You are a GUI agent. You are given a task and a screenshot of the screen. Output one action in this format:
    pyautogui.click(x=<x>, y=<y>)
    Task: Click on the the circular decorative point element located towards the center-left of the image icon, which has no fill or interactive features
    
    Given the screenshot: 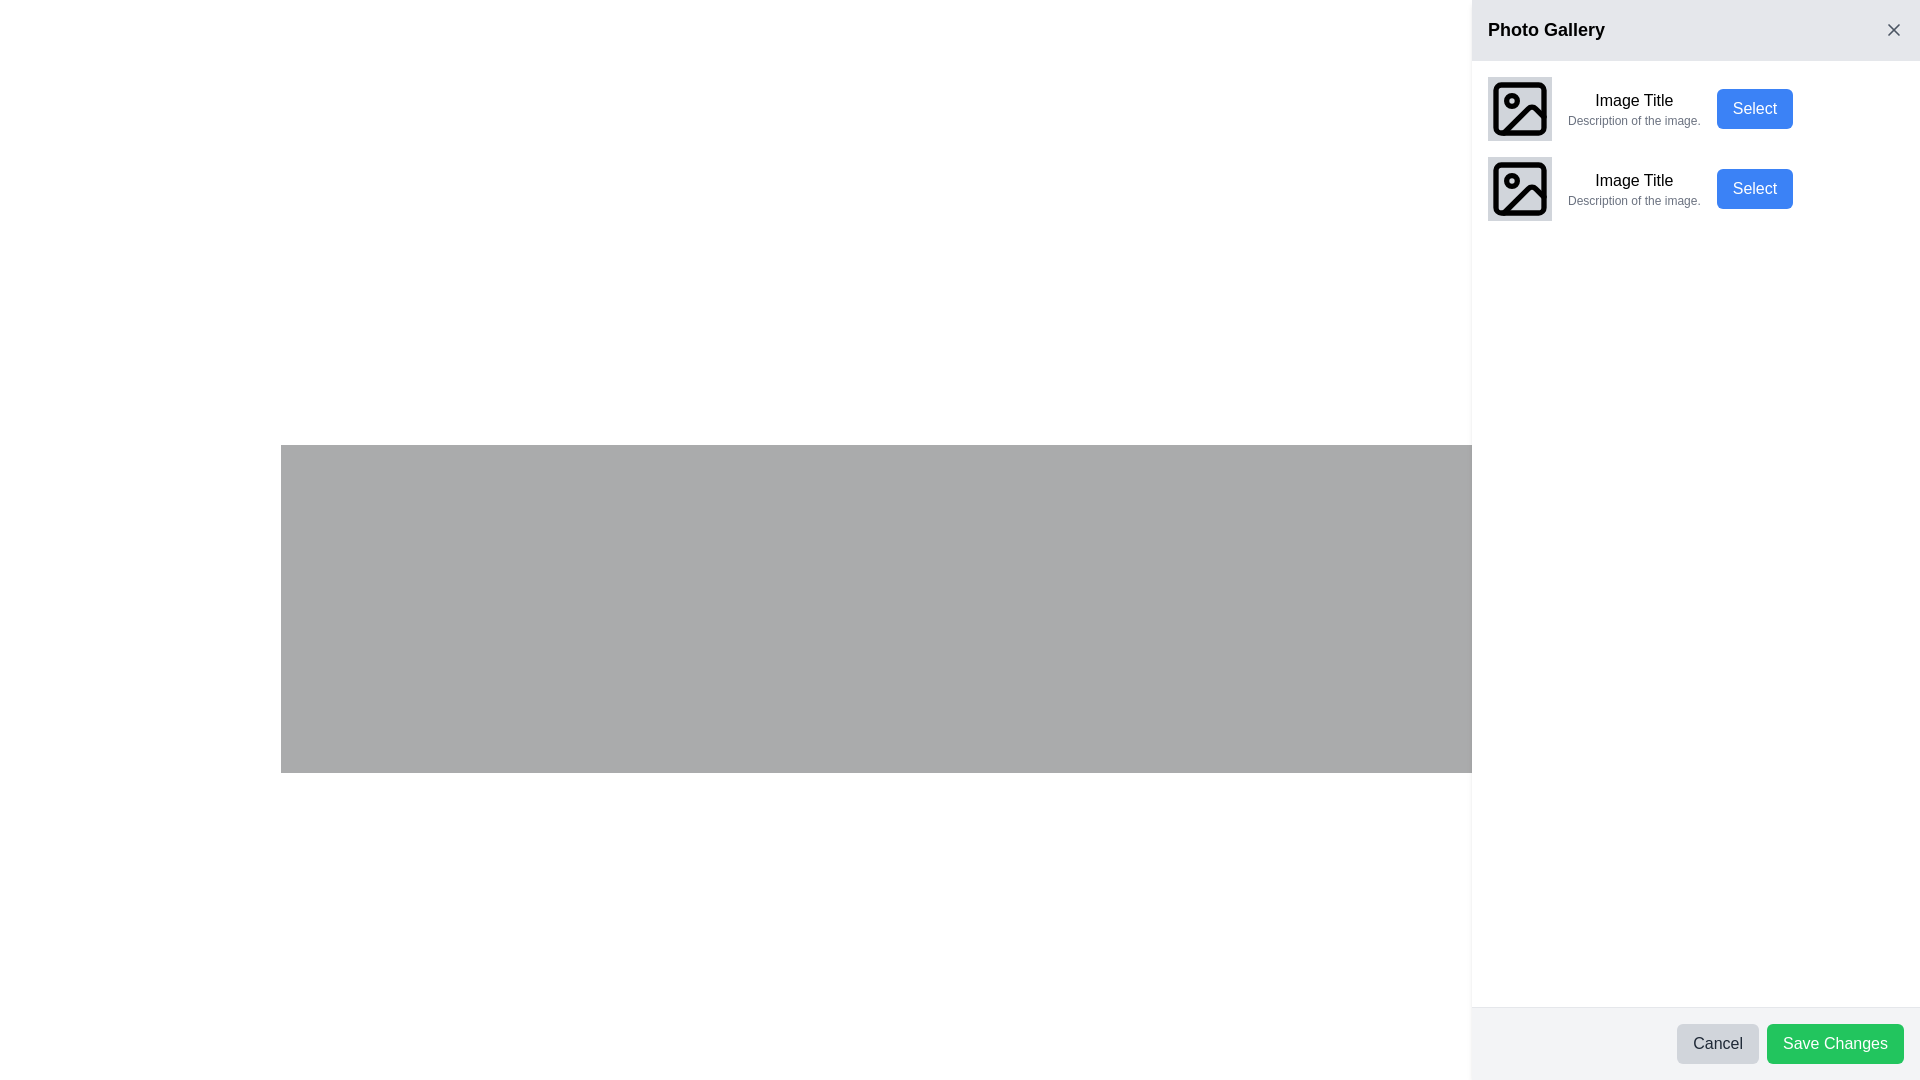 What is the action you would take?
    pyautogui.click(x=1512, y=181)
    